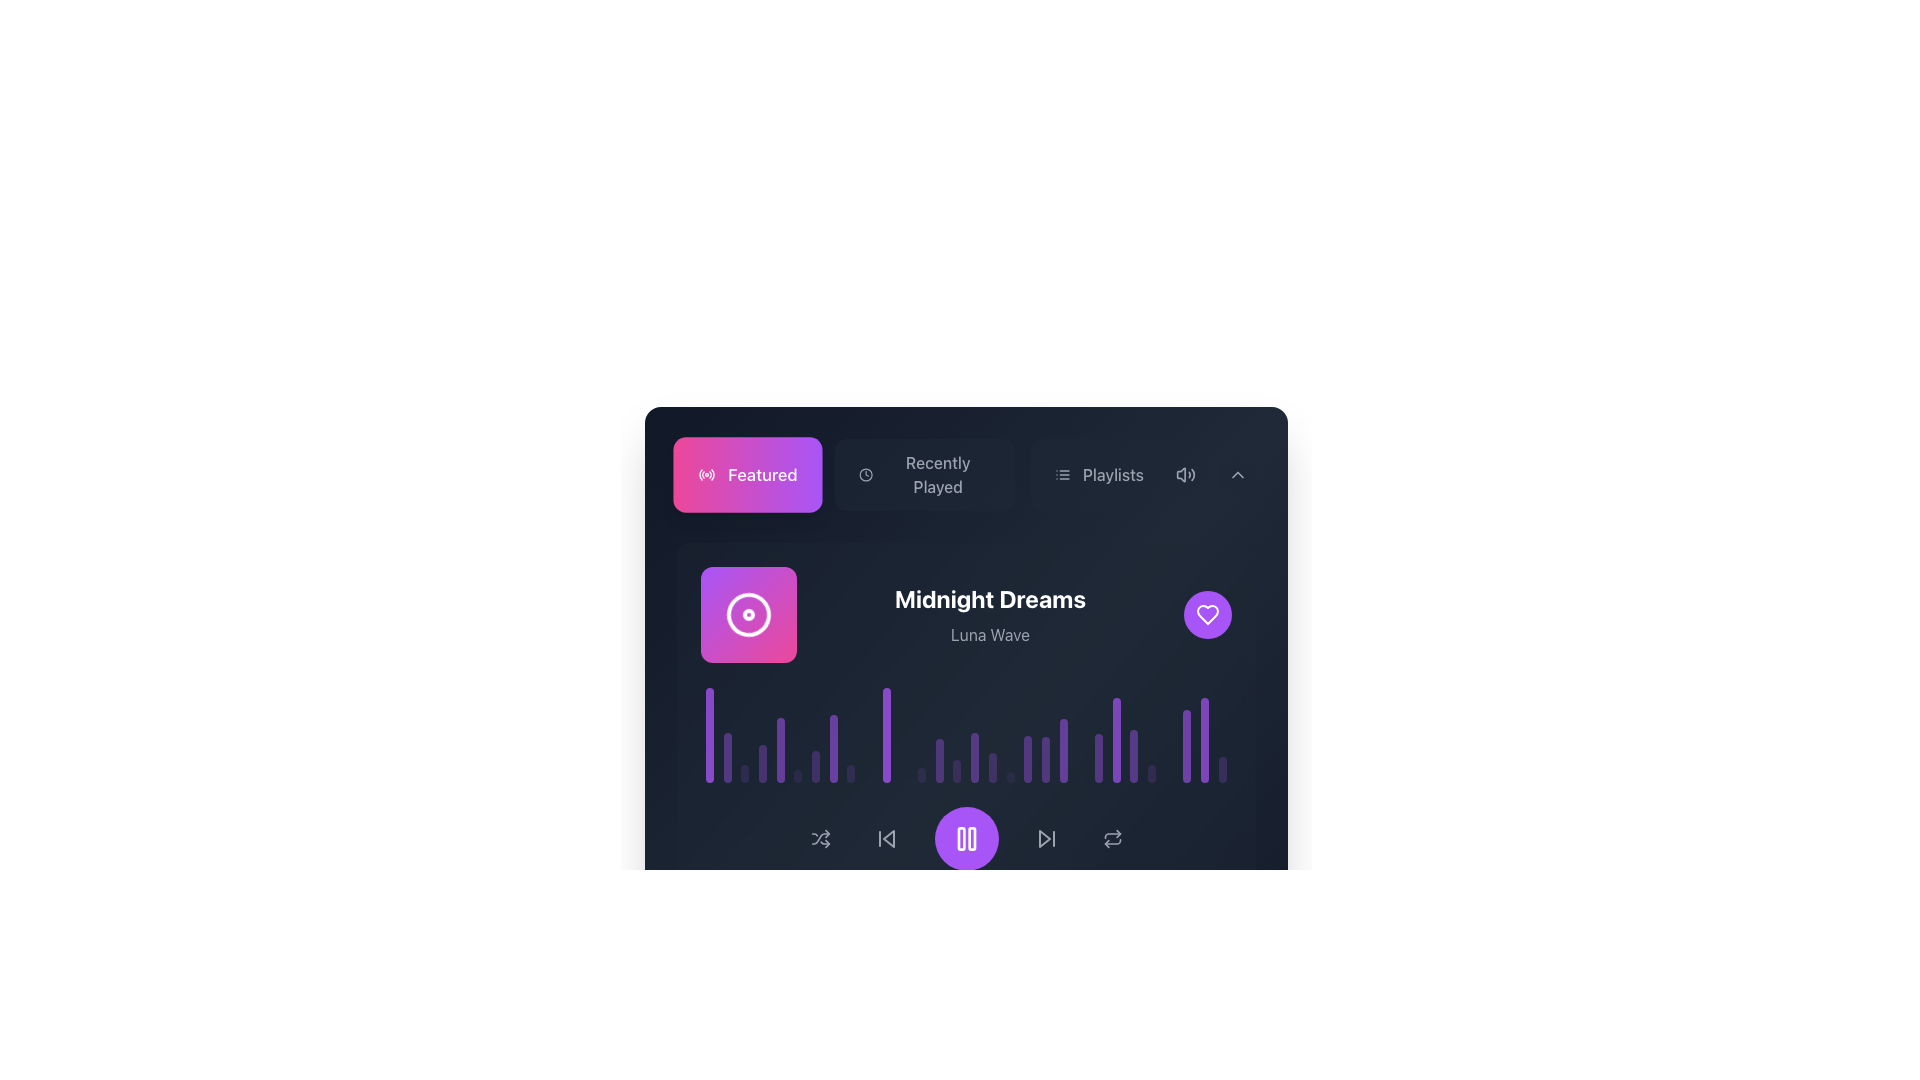 This screenshot has width=1920, height=1080. Describe the element at coordinates (1045, 839) in the screenshot. I see `the fourth button in the horizontal group of playback controls located at the bottom center of the interface` at that location.